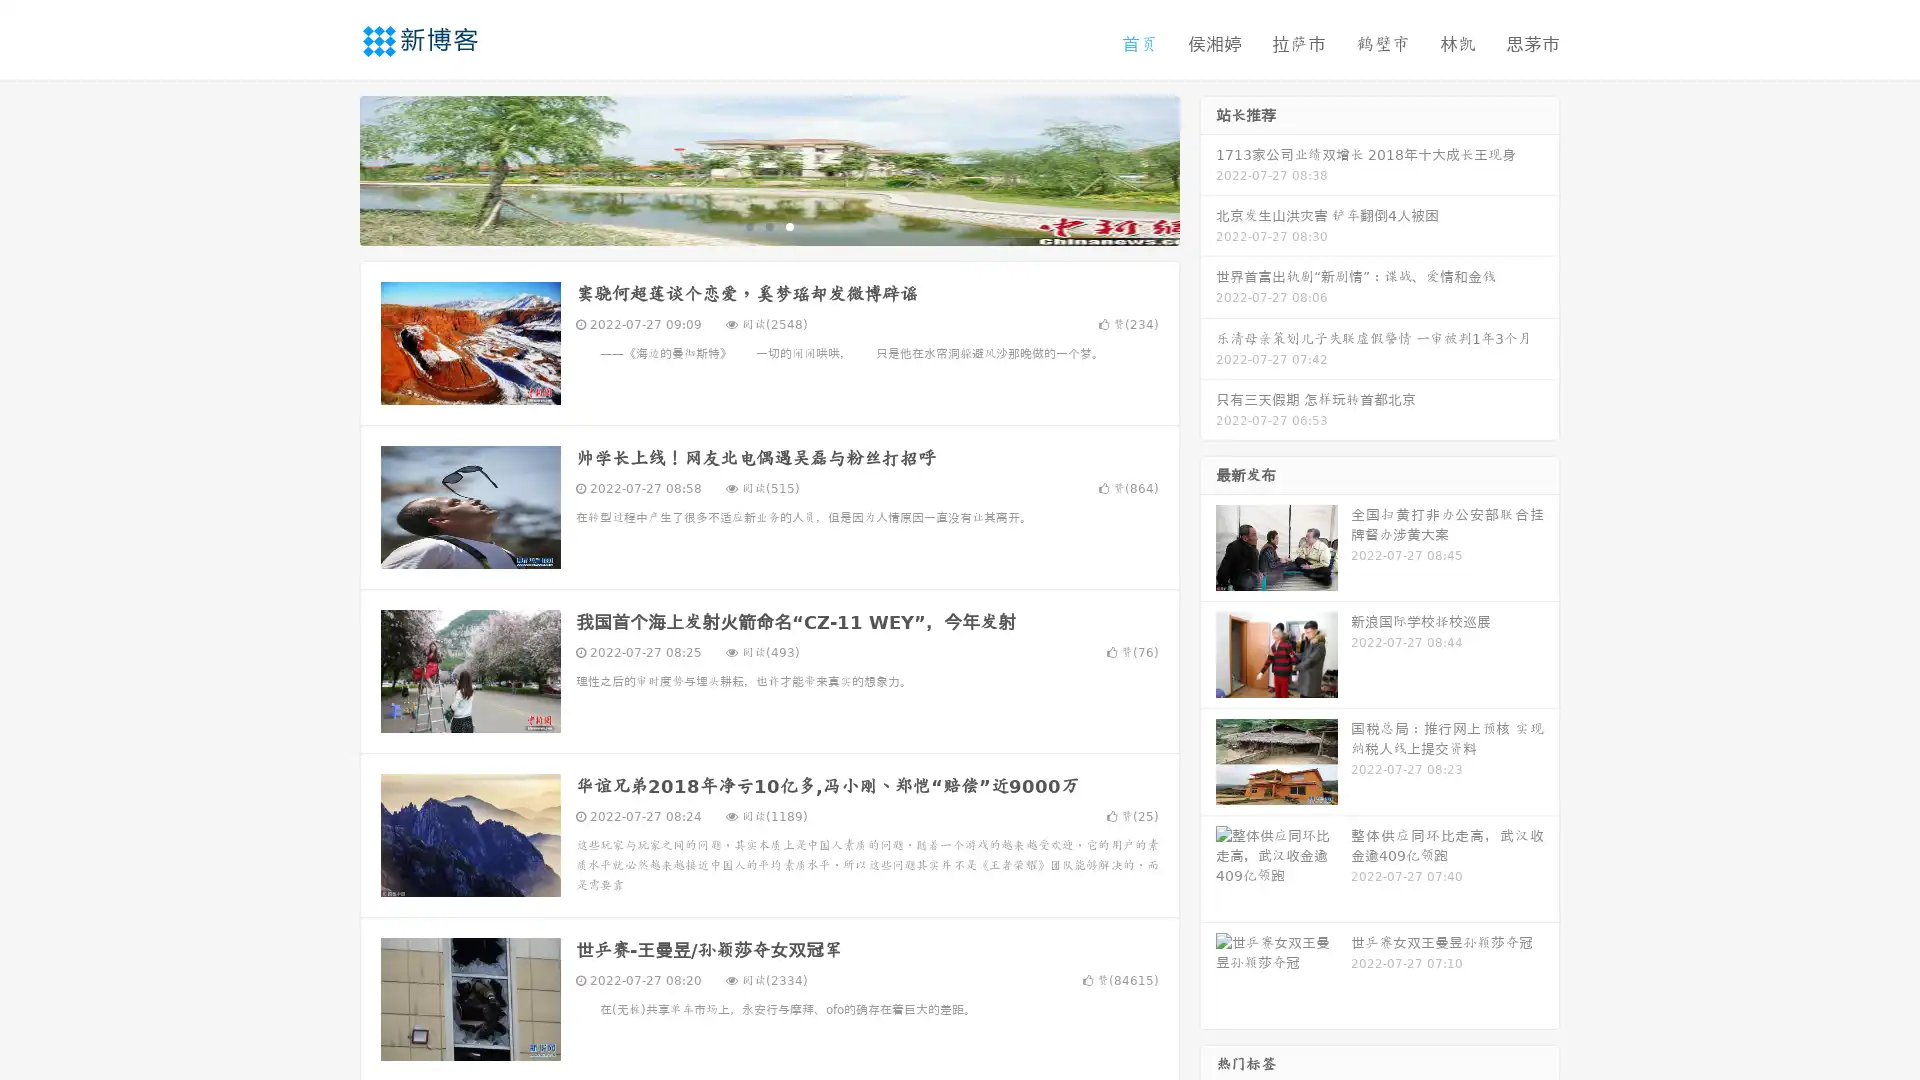  What do you see at coordinates (1208, 168) in the screenshot?
I see `Next slide` at bounding box center [1208, 168].